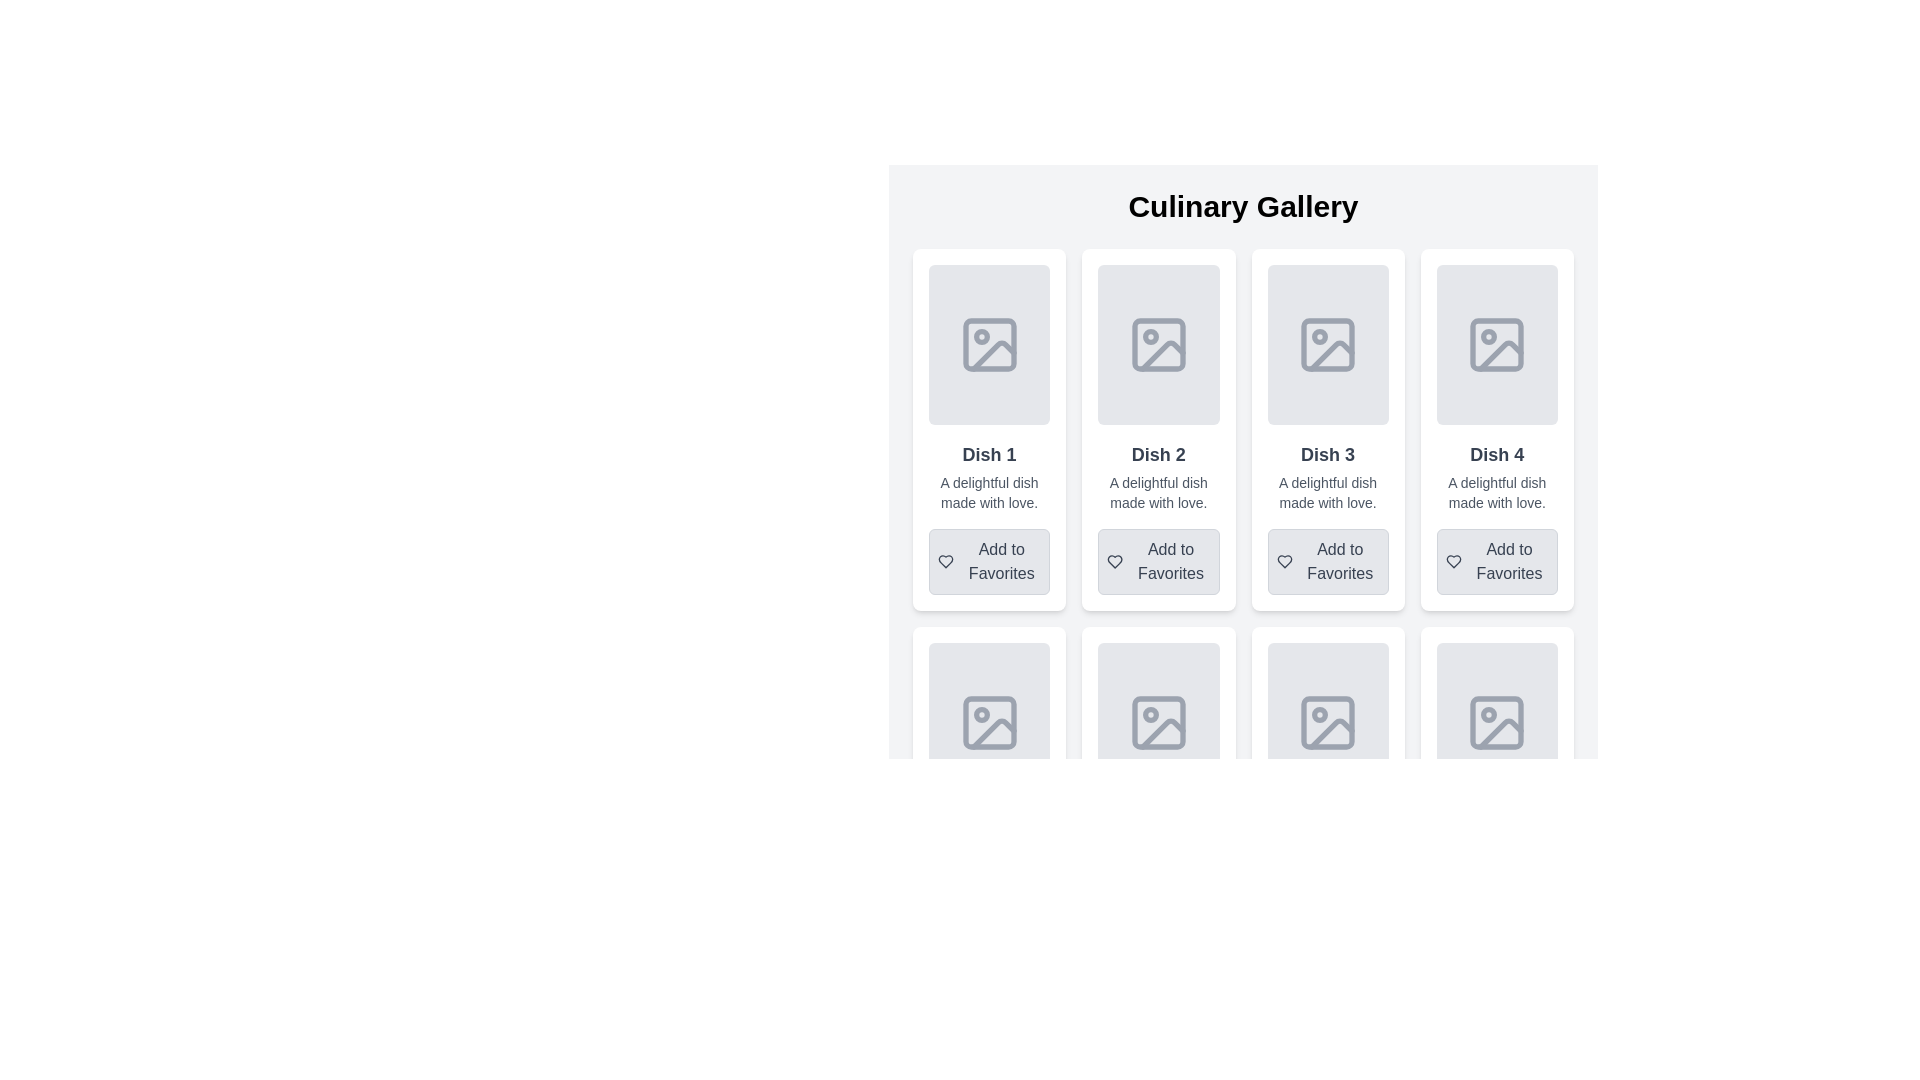 The width and height of the screenshot is (1920, 1080). Describe the element at coordinates (1158, 343) in the screenshot. I see `the image placeholder icon located in the 'Dish 2' card of the 'Culinary Gallery', which is centrally positioned above the text descriptions and 'Add to Favorites' button` at that location.